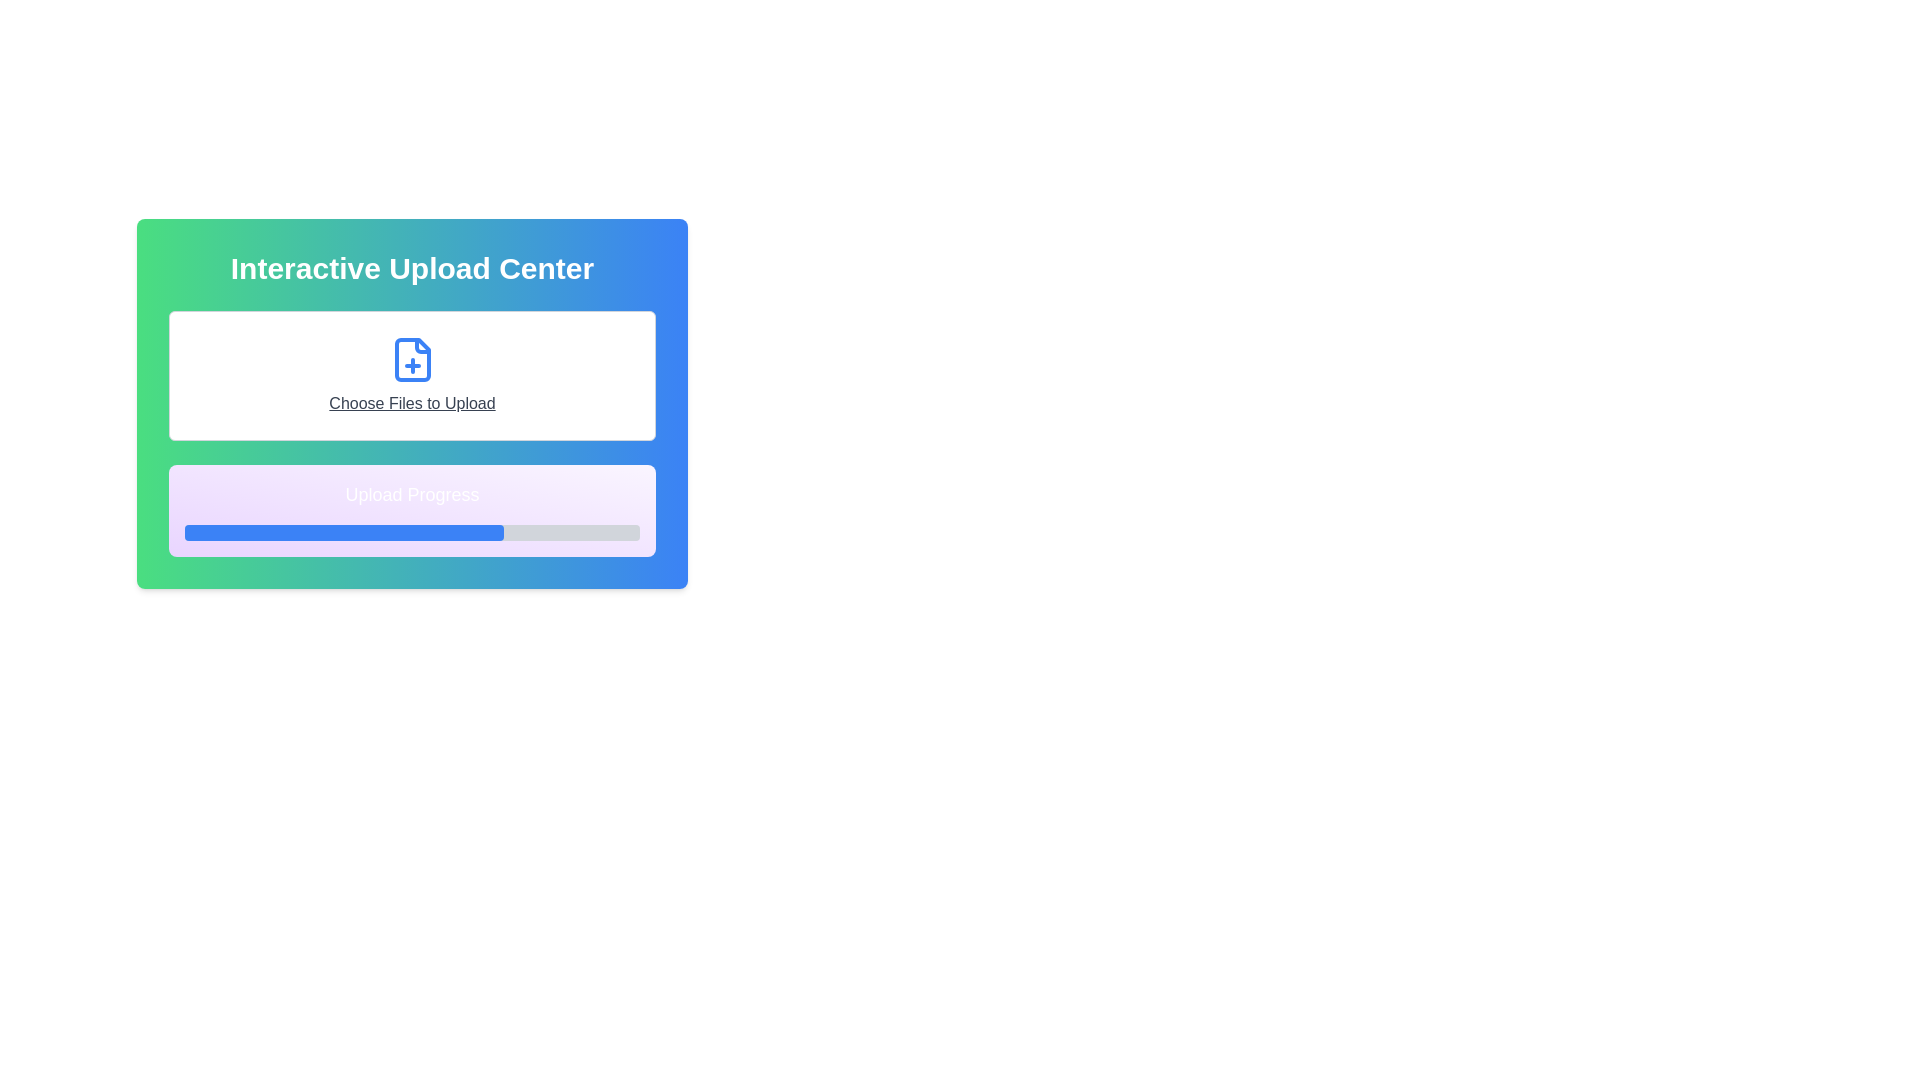  What do you see at coordinates (411, 509) in the screenshot?
I see `the progress visually of the Progress indicator located at the bottom of the 'Interactive Upload Center' section, beneath the 'Choose Files to Upload' section` at bounding box center [411, 509].